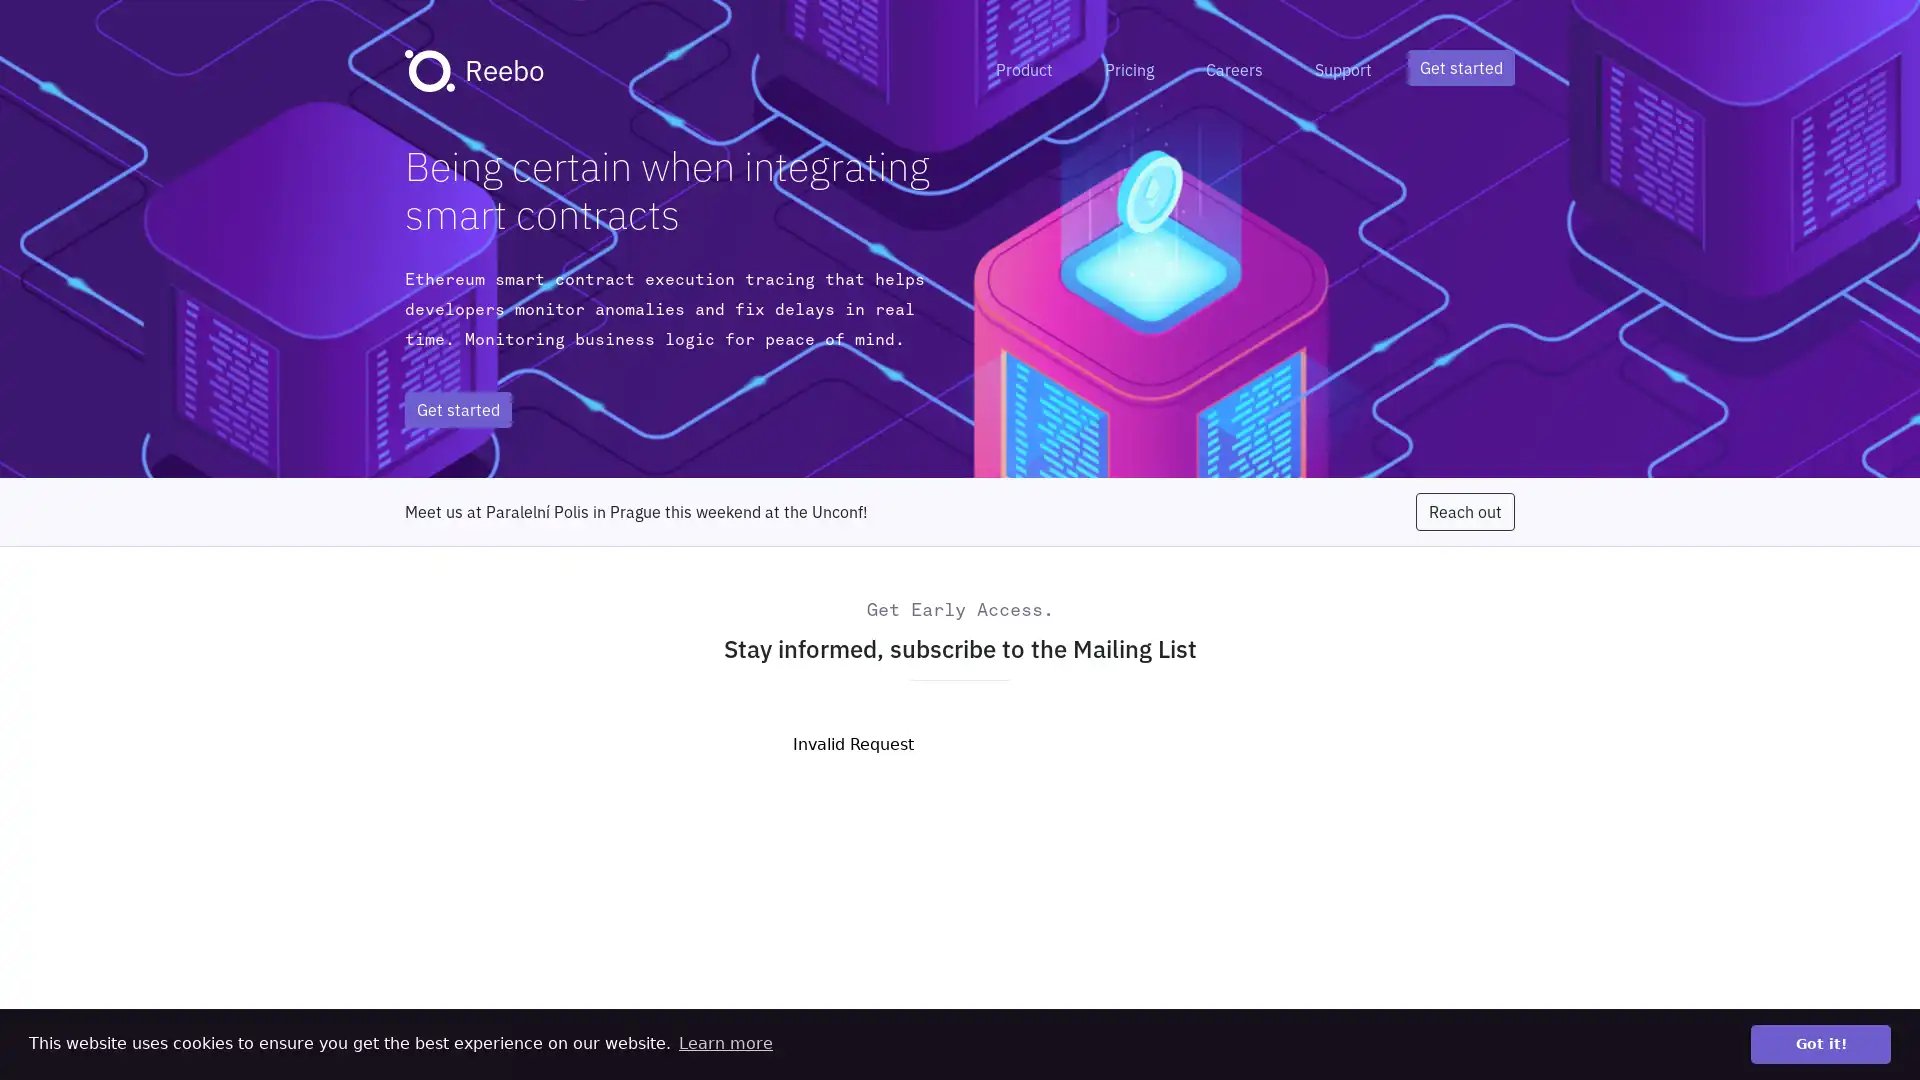 The width and height of the screenshot is (1920, 1080). Describe the element at coordinates (1461, 67) in the screenshot. I see `Get started` at that location.